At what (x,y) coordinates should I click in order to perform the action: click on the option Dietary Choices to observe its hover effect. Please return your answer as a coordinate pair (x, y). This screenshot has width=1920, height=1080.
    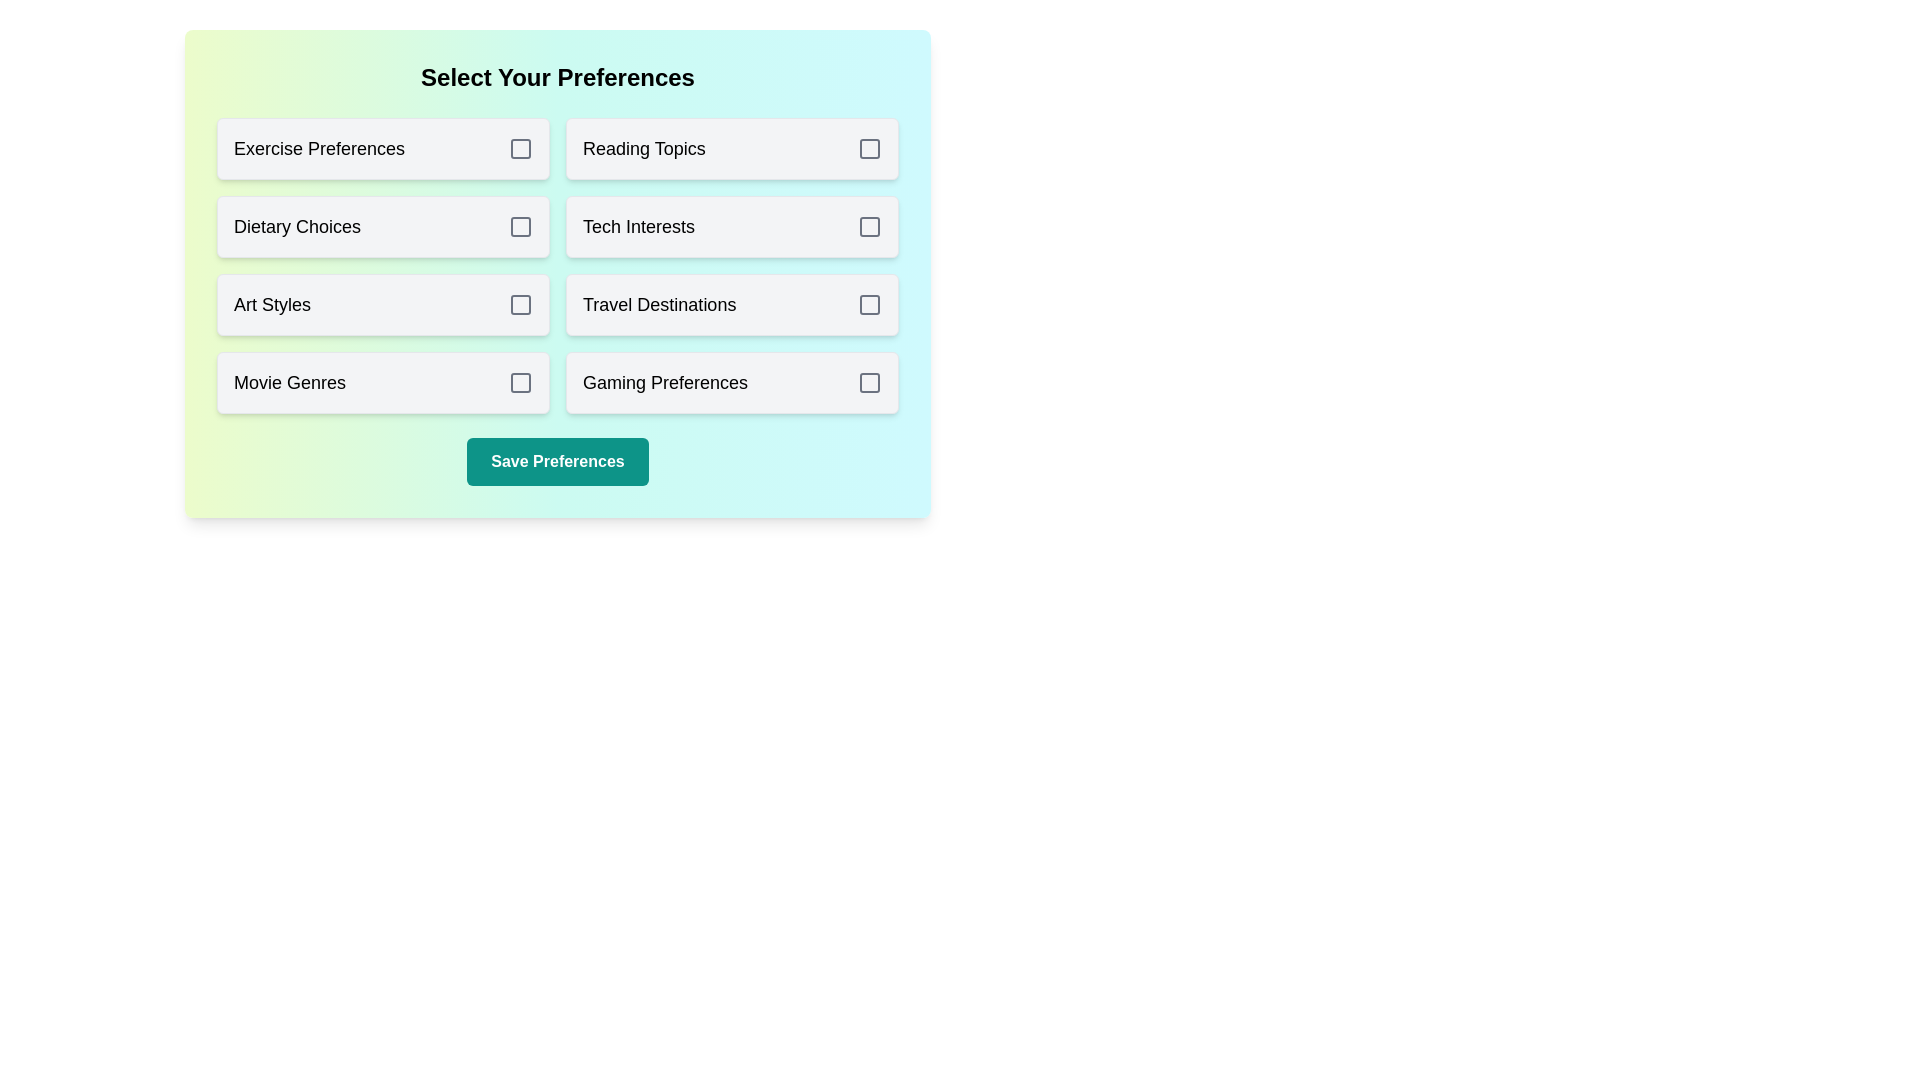
    Looking at the image, I should click on (383, 226).